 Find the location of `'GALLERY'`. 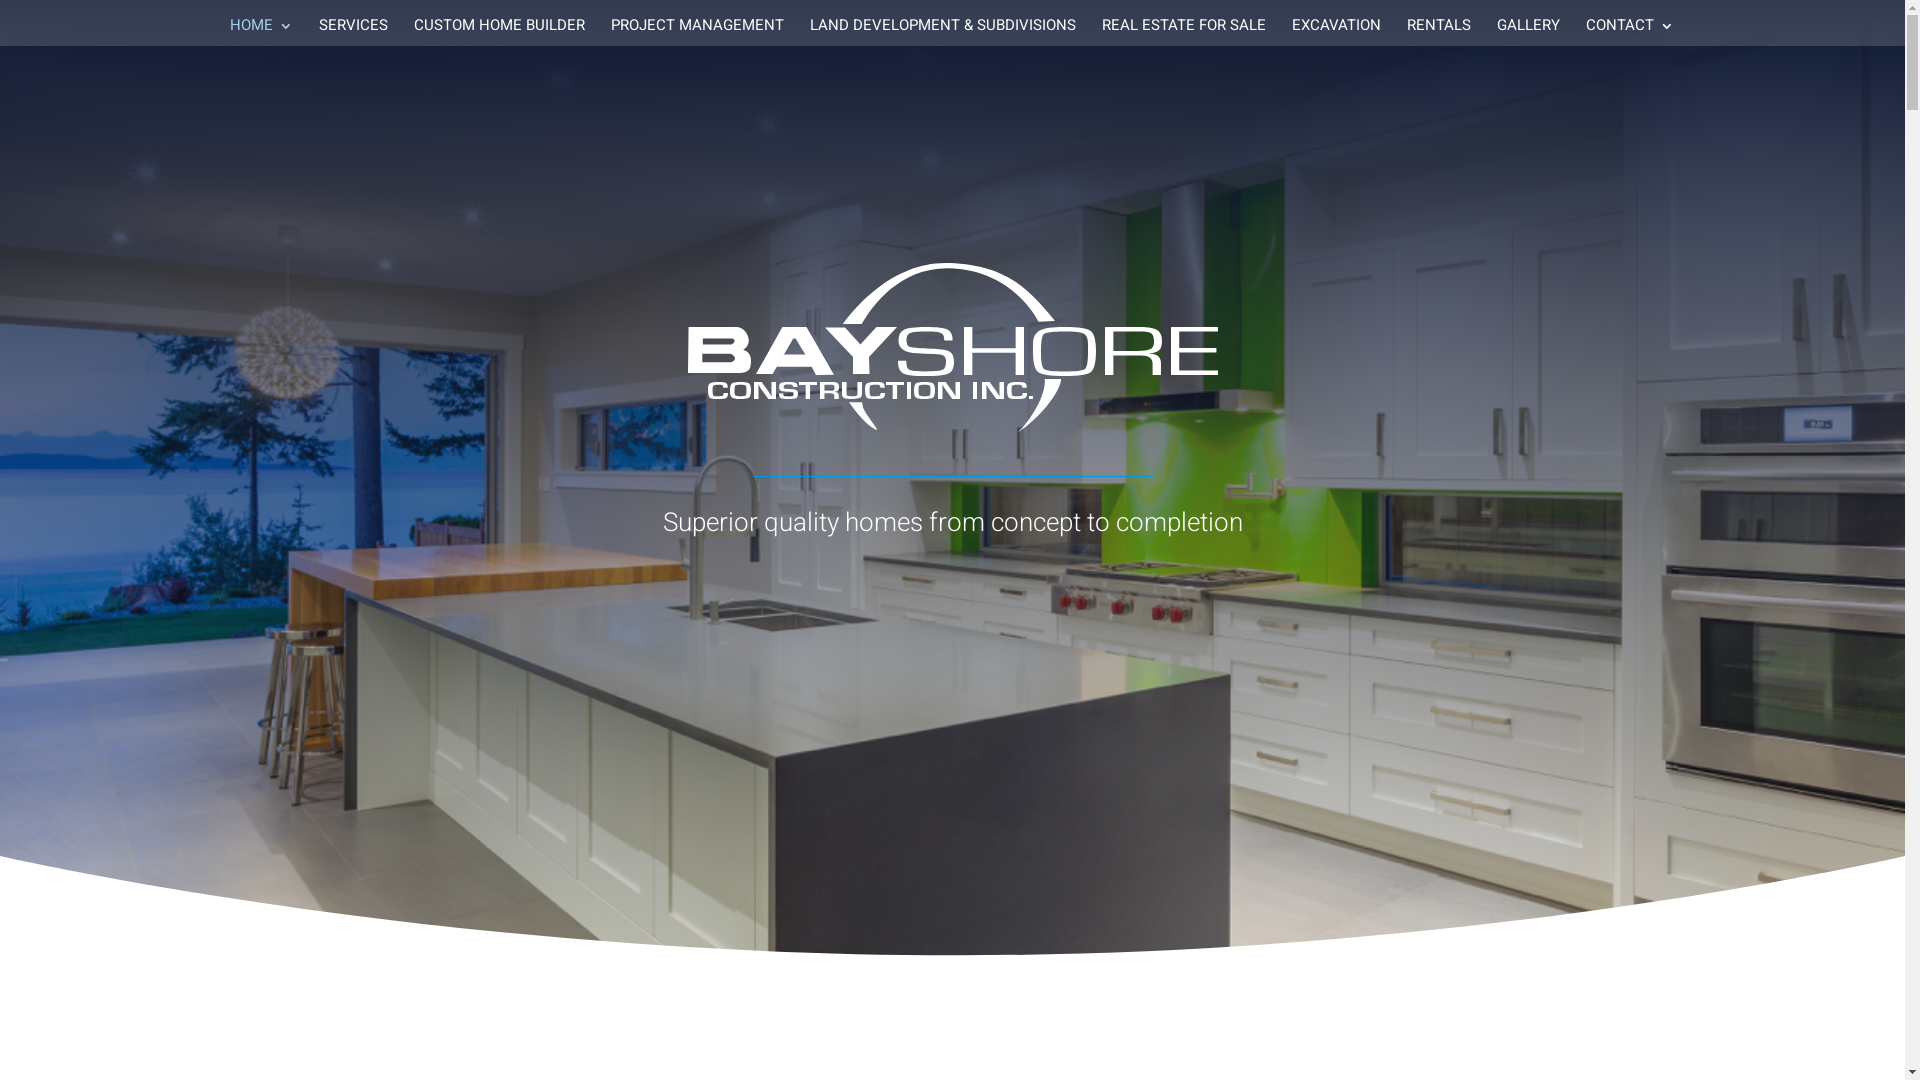

'GALLERY' is located at coordinates (1526, 31).